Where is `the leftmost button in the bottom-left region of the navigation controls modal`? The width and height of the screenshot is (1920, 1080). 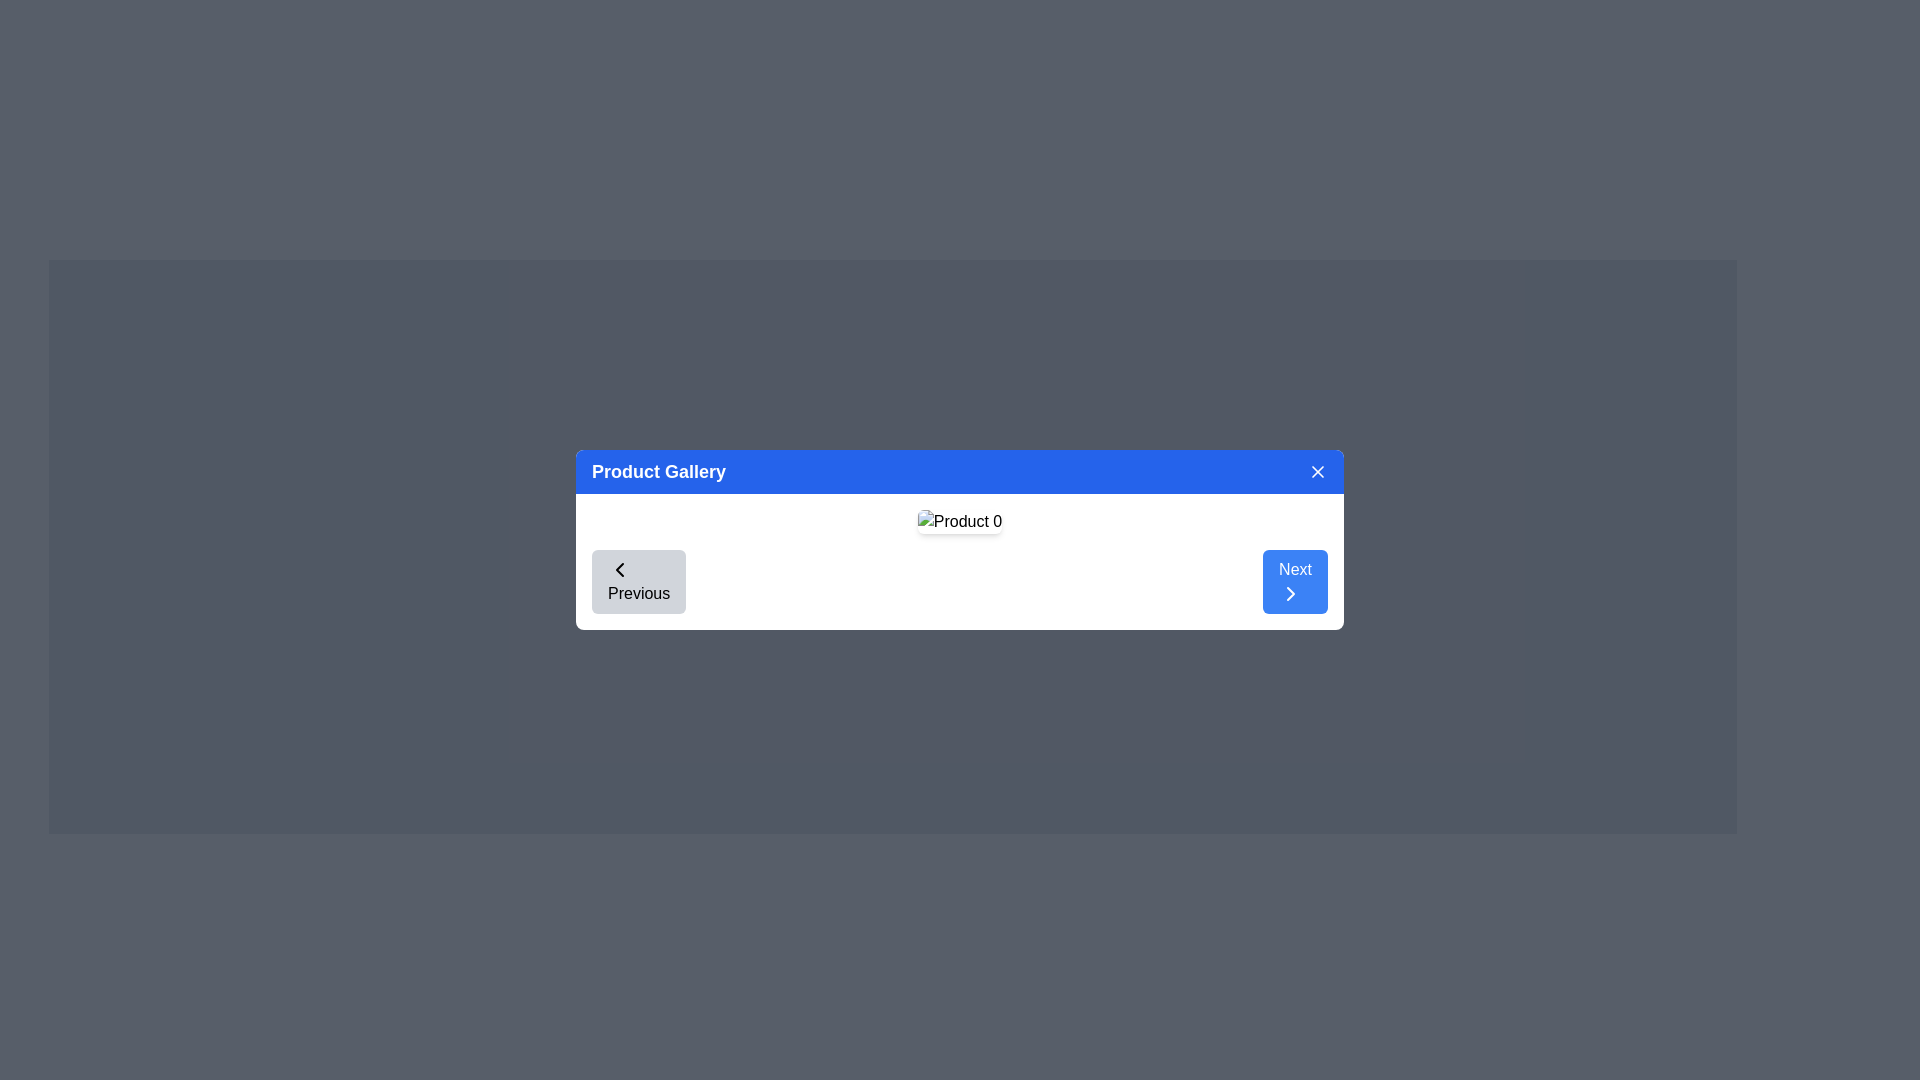
the leftmost button in the bottom-left region of the navigation controls modal is located at coordinates (638, 582).